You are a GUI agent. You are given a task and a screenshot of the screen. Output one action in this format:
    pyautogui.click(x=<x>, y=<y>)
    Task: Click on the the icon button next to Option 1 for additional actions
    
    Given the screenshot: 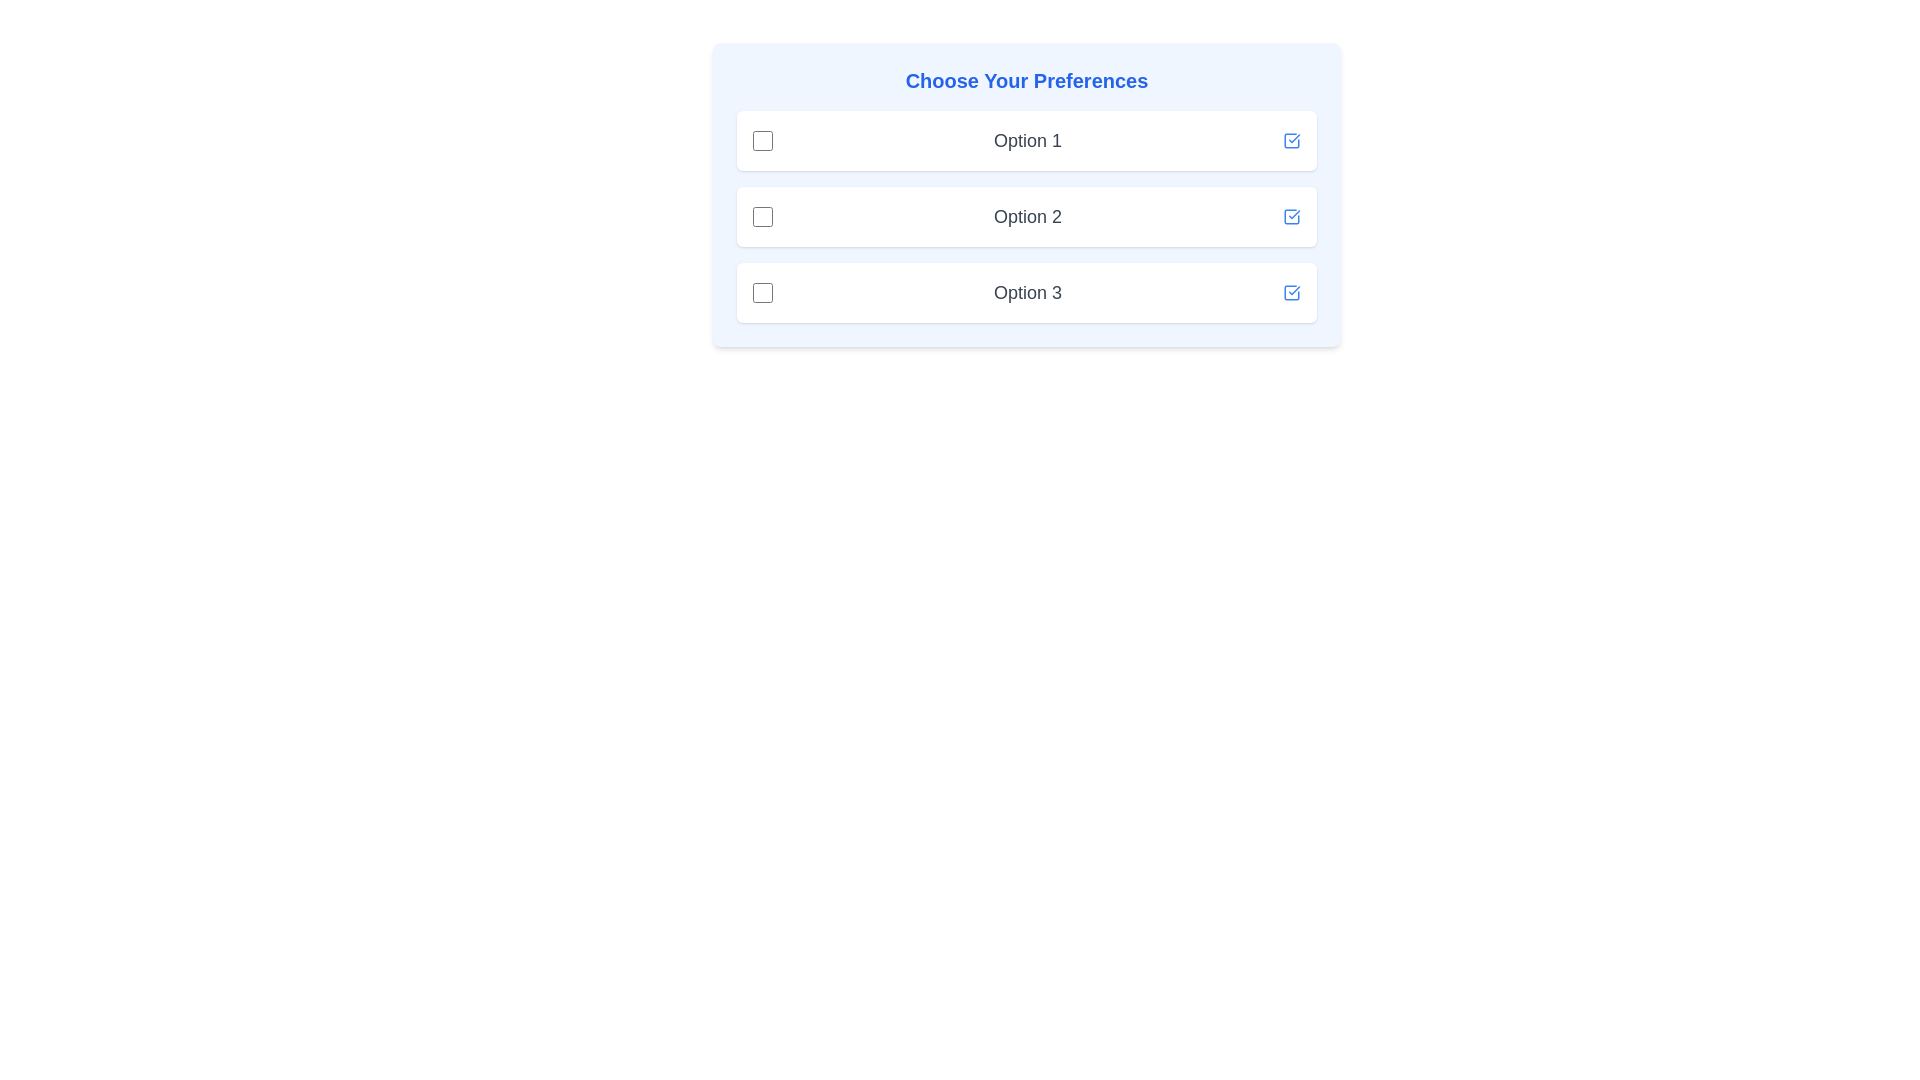 What is the action you would take?
    pyautogui.click(x=1291, y=140)
    